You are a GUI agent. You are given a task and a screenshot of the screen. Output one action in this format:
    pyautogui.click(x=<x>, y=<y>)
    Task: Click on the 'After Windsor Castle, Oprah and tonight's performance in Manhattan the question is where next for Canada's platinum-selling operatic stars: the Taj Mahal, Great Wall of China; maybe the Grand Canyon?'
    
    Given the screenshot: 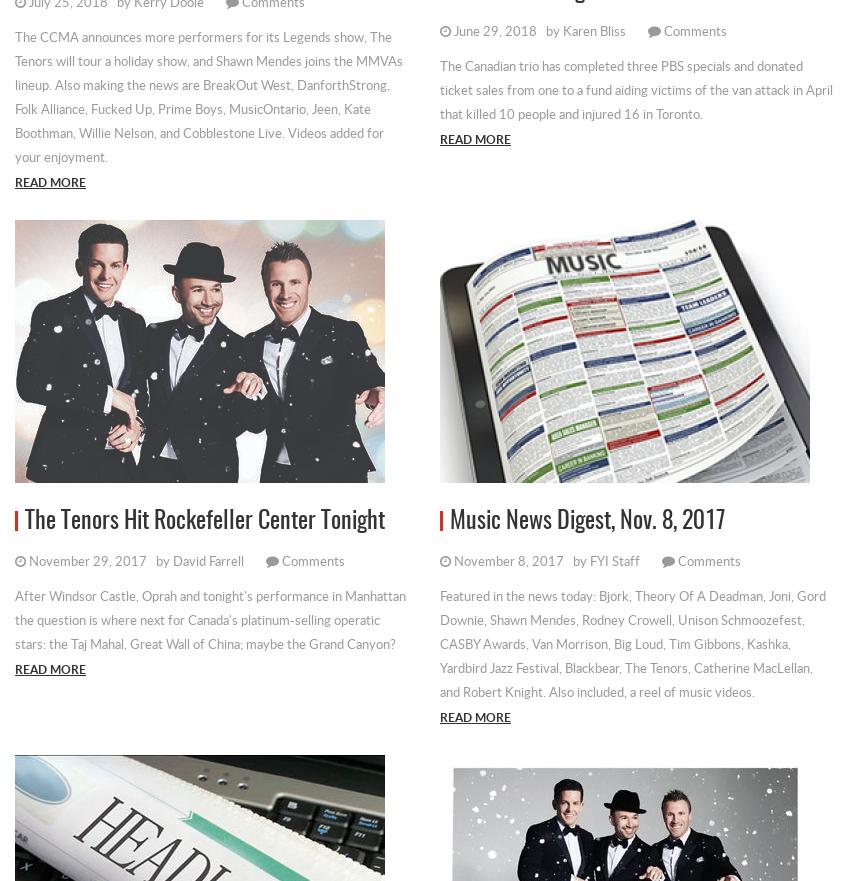 What is the action you would take?
    pyautogui.click(x=209, y=617)
    